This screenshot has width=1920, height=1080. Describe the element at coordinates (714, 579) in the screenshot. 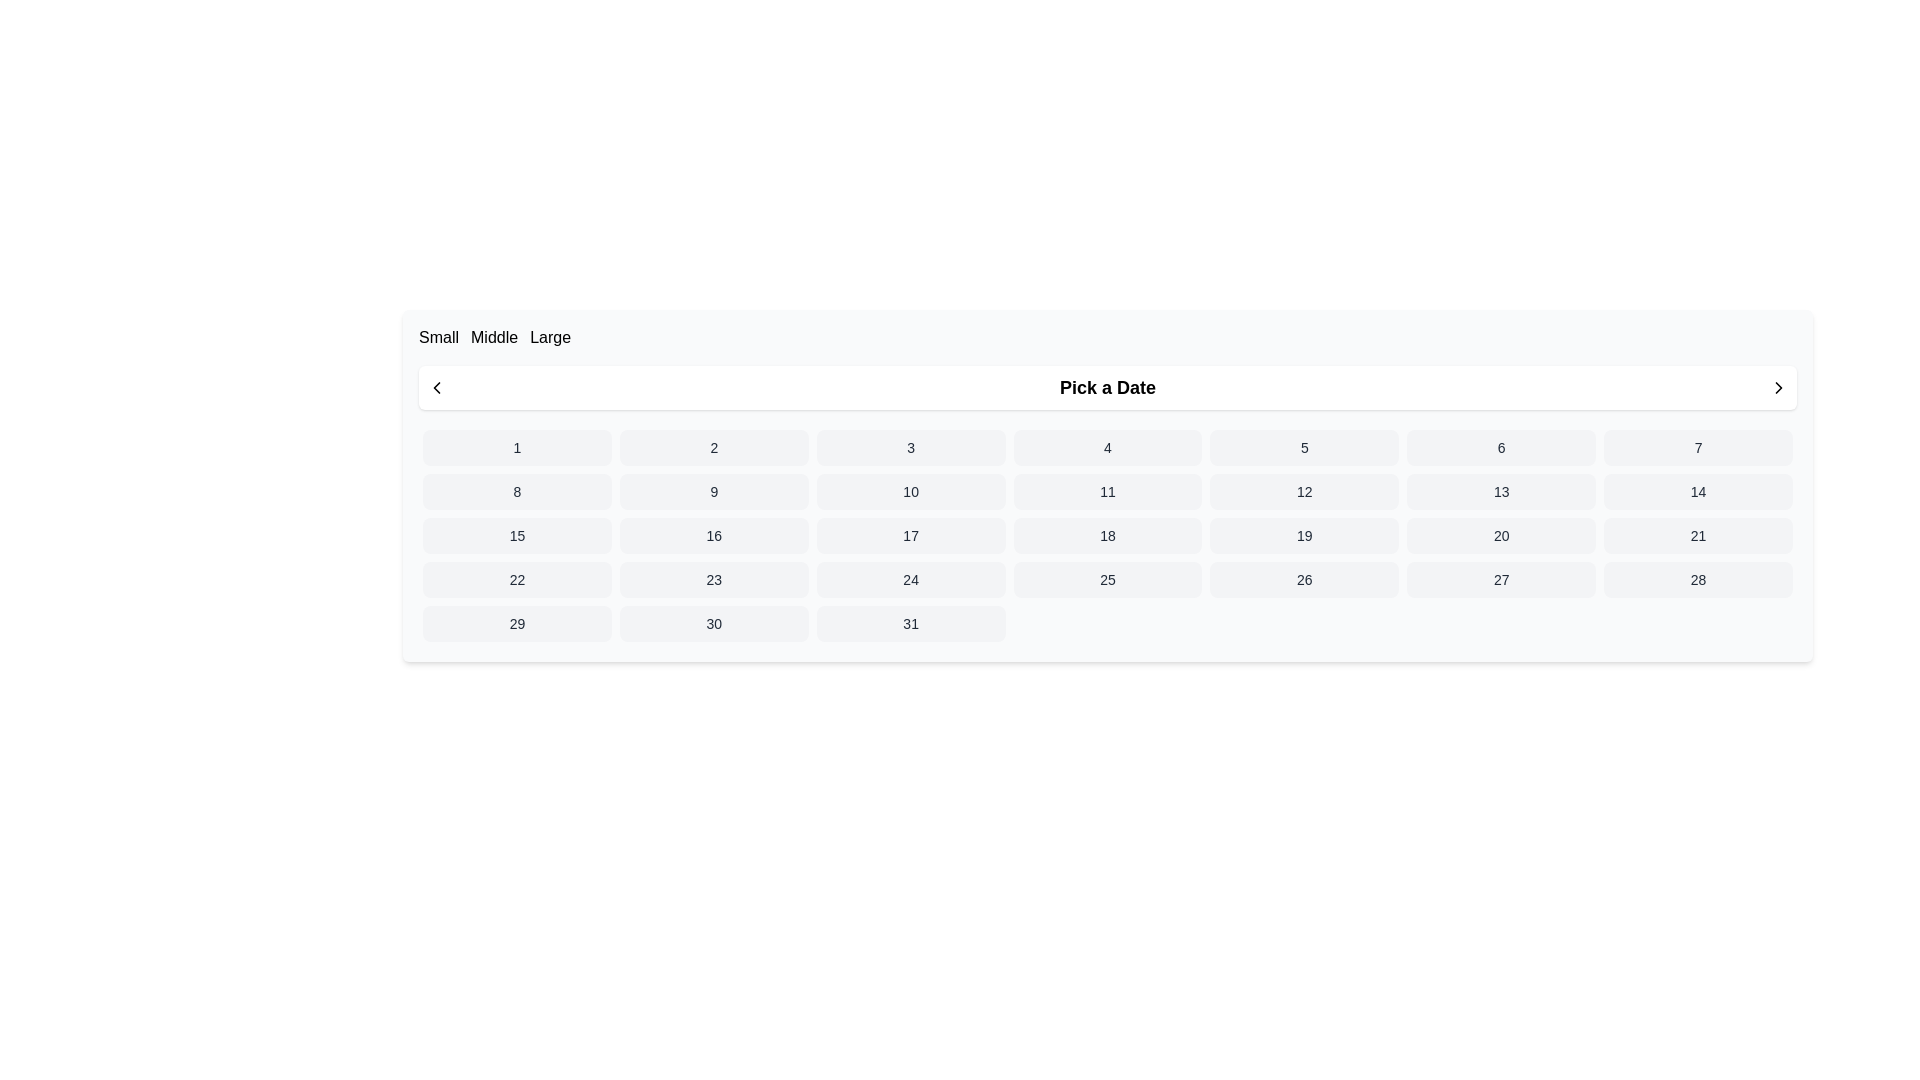

I see `the date selection button for '23' in the calendar interface` at that location.